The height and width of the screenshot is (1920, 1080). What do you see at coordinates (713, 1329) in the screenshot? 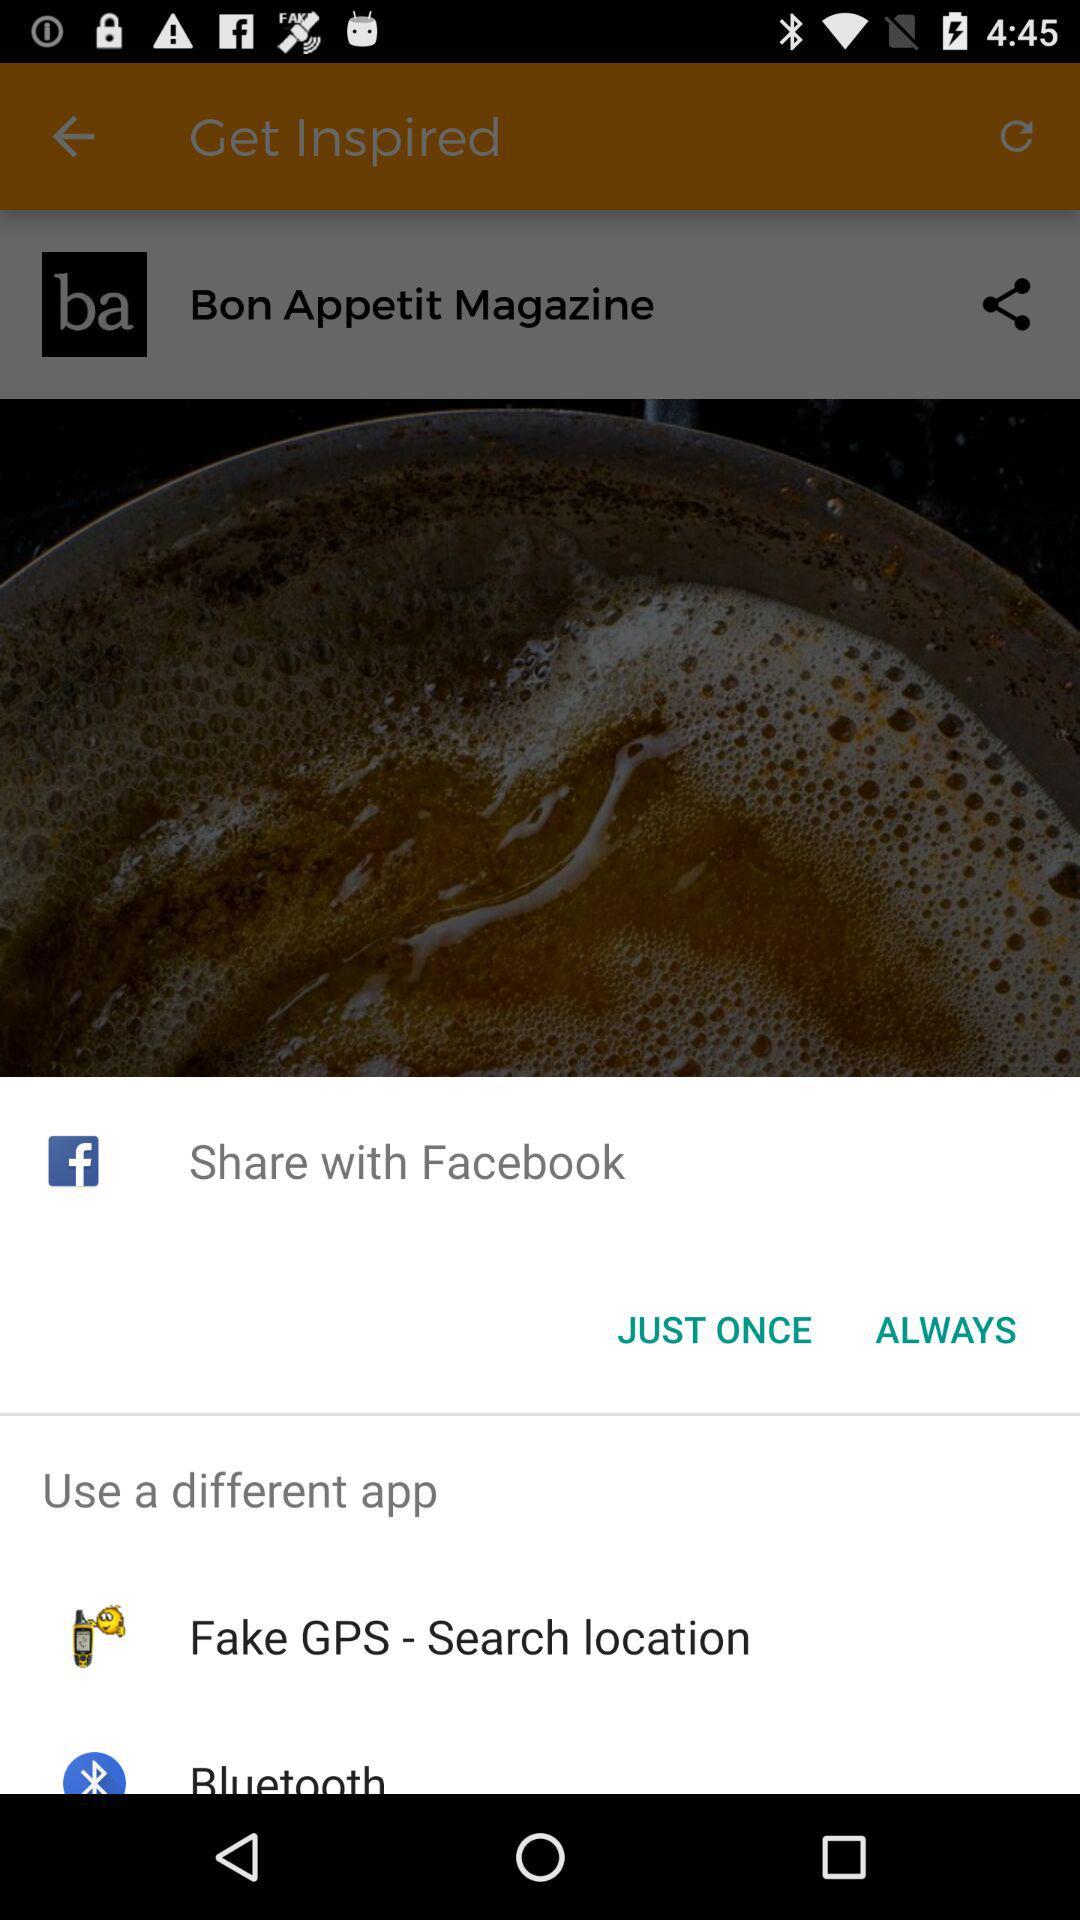
I see `just once` at bounding box center [713, 1329].